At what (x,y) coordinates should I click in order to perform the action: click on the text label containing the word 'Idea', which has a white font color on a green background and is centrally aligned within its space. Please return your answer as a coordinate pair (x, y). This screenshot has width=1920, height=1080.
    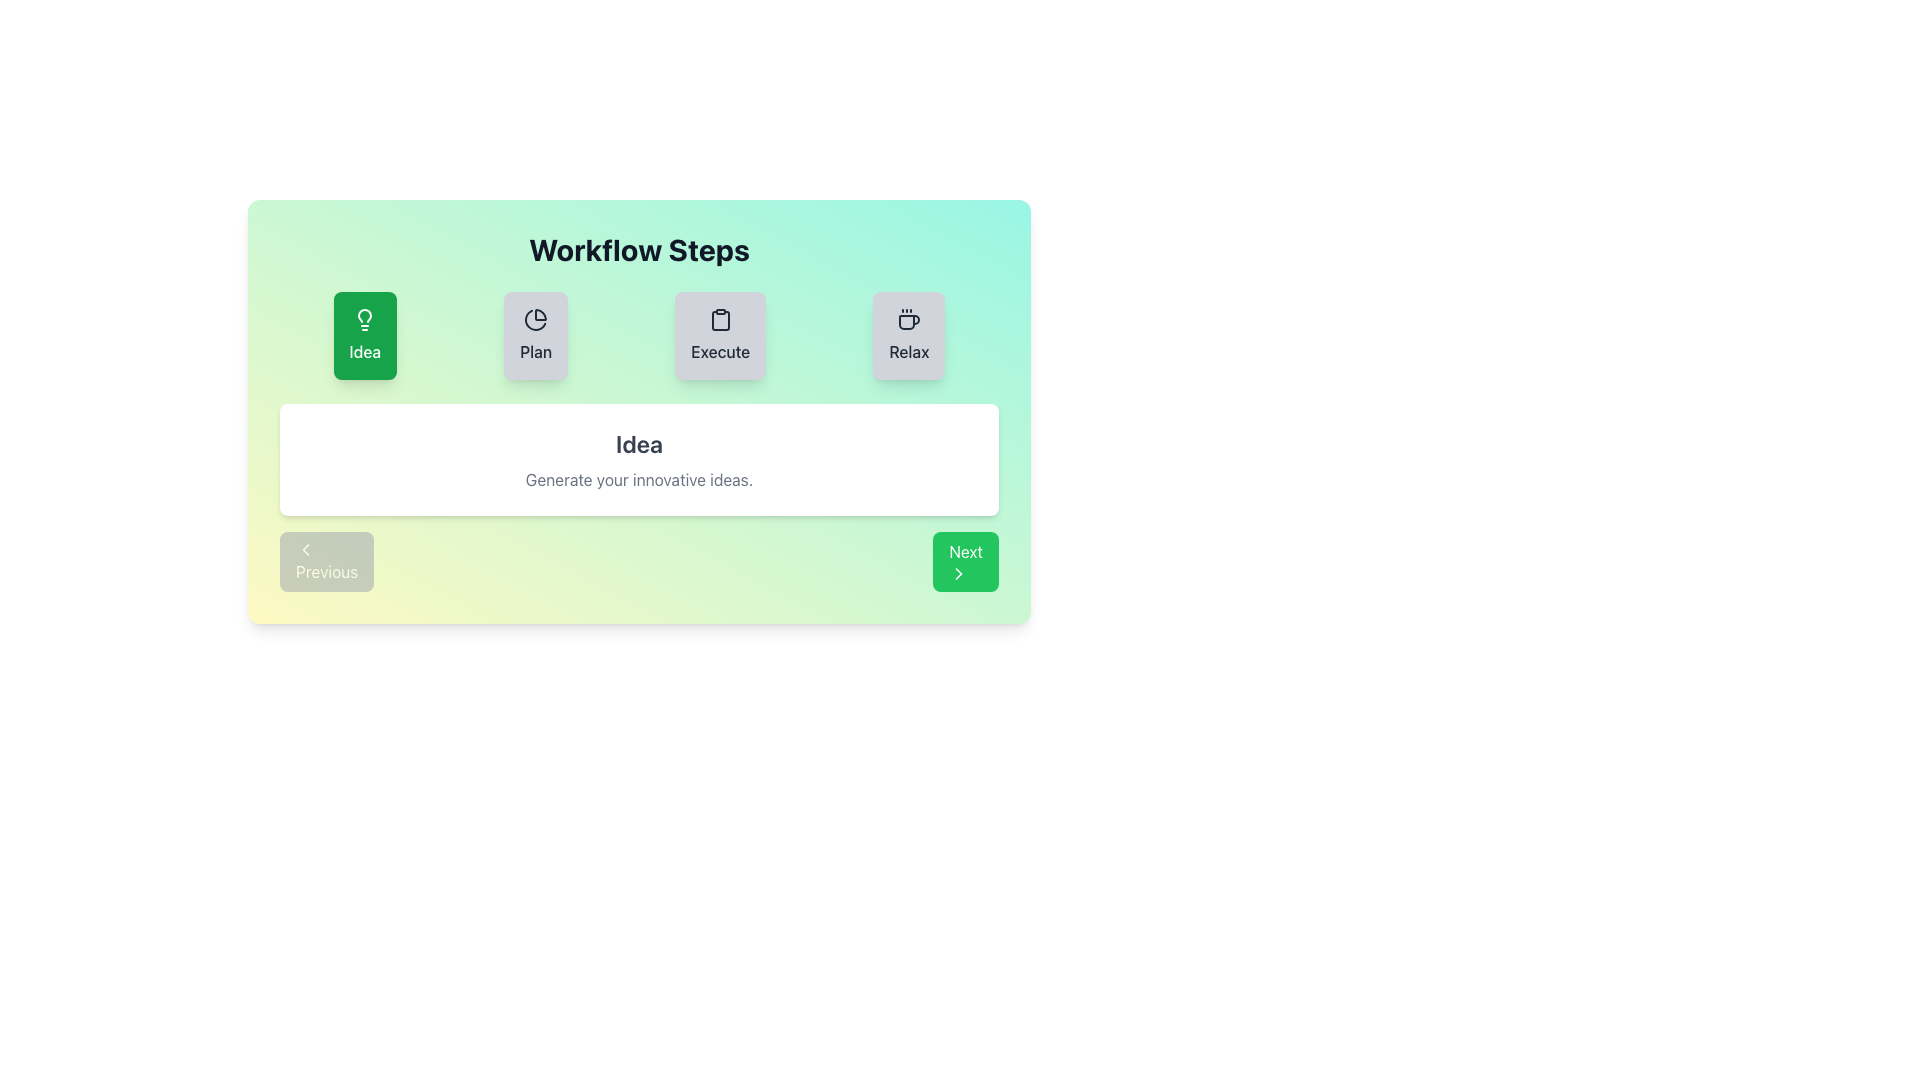
    Looking at the image, I should click on (365, 350).